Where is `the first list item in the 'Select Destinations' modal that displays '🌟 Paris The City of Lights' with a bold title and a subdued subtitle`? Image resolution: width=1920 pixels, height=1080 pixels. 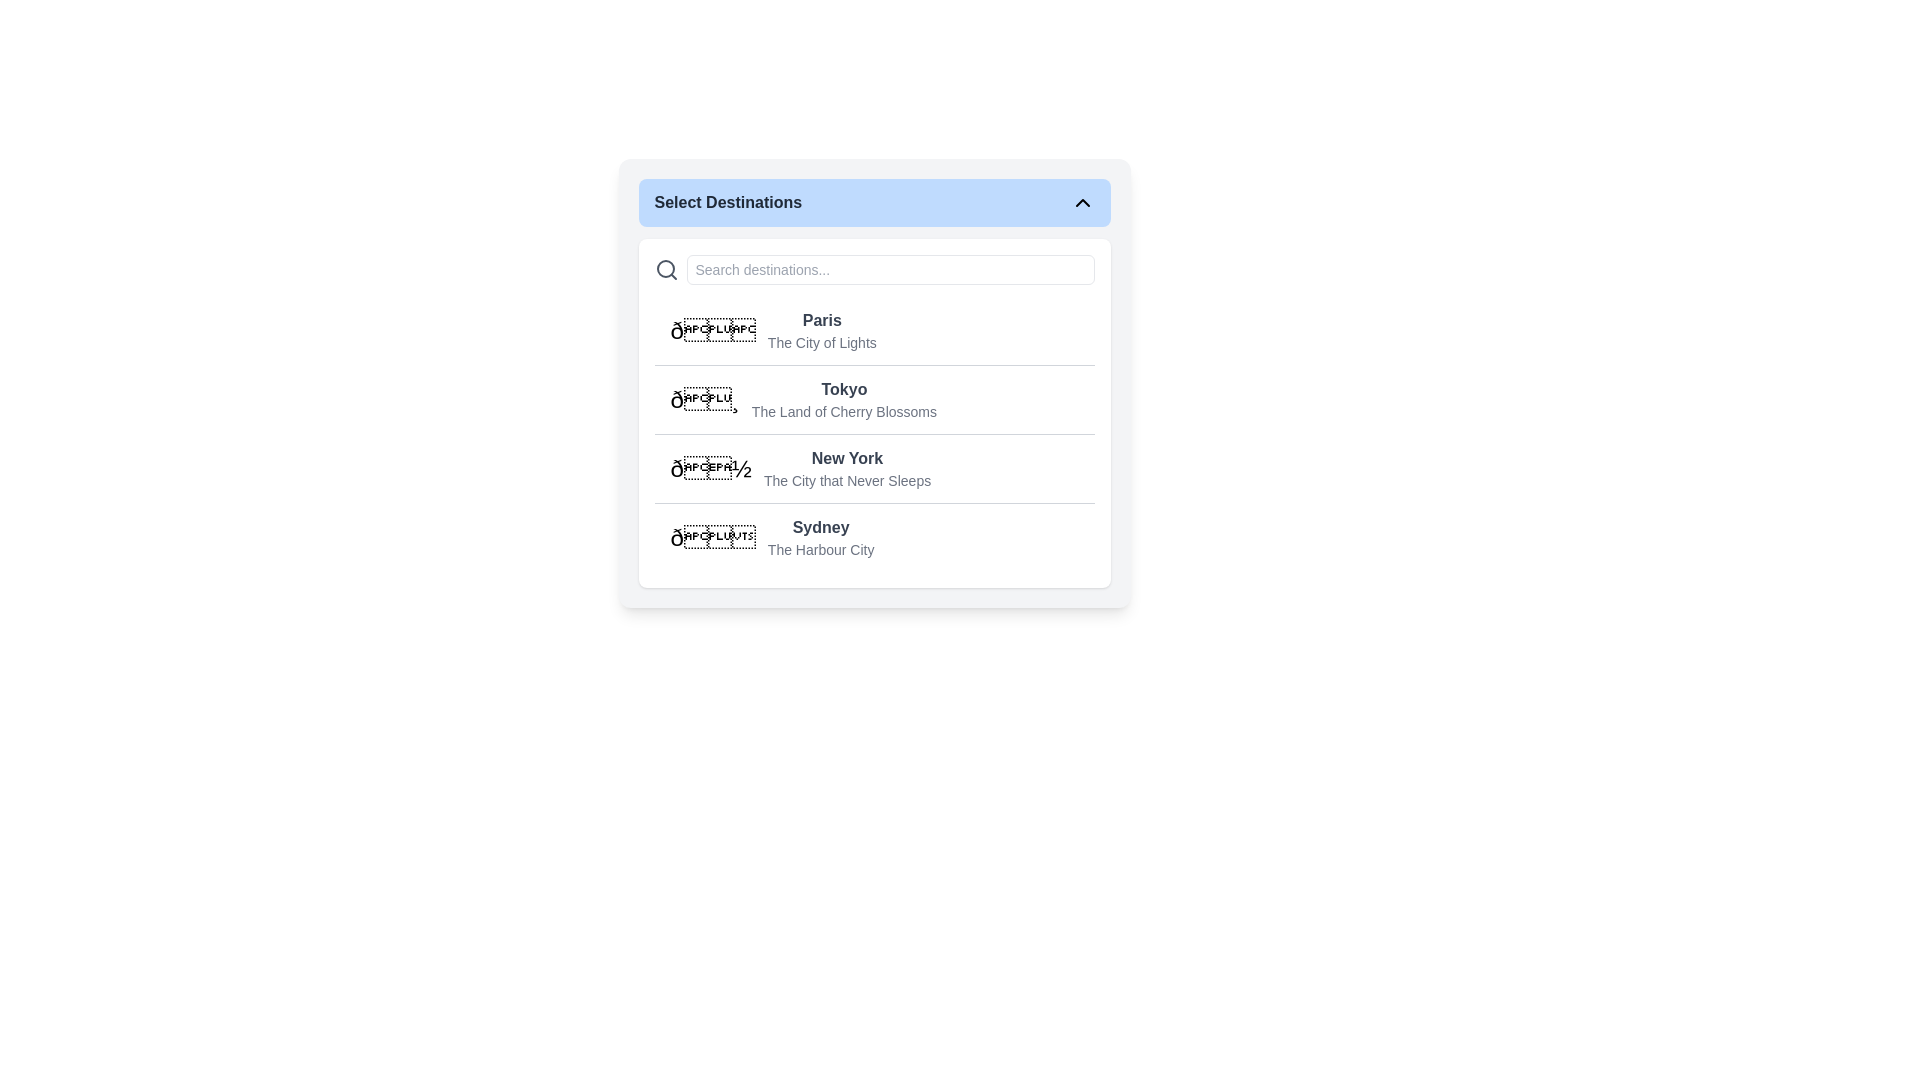 the first list item in the 'Select Destinations' modal that displays '🌟 Paris The City of Lights' with a bold title and a subdued subtitle is located at coordinates (772, 330).